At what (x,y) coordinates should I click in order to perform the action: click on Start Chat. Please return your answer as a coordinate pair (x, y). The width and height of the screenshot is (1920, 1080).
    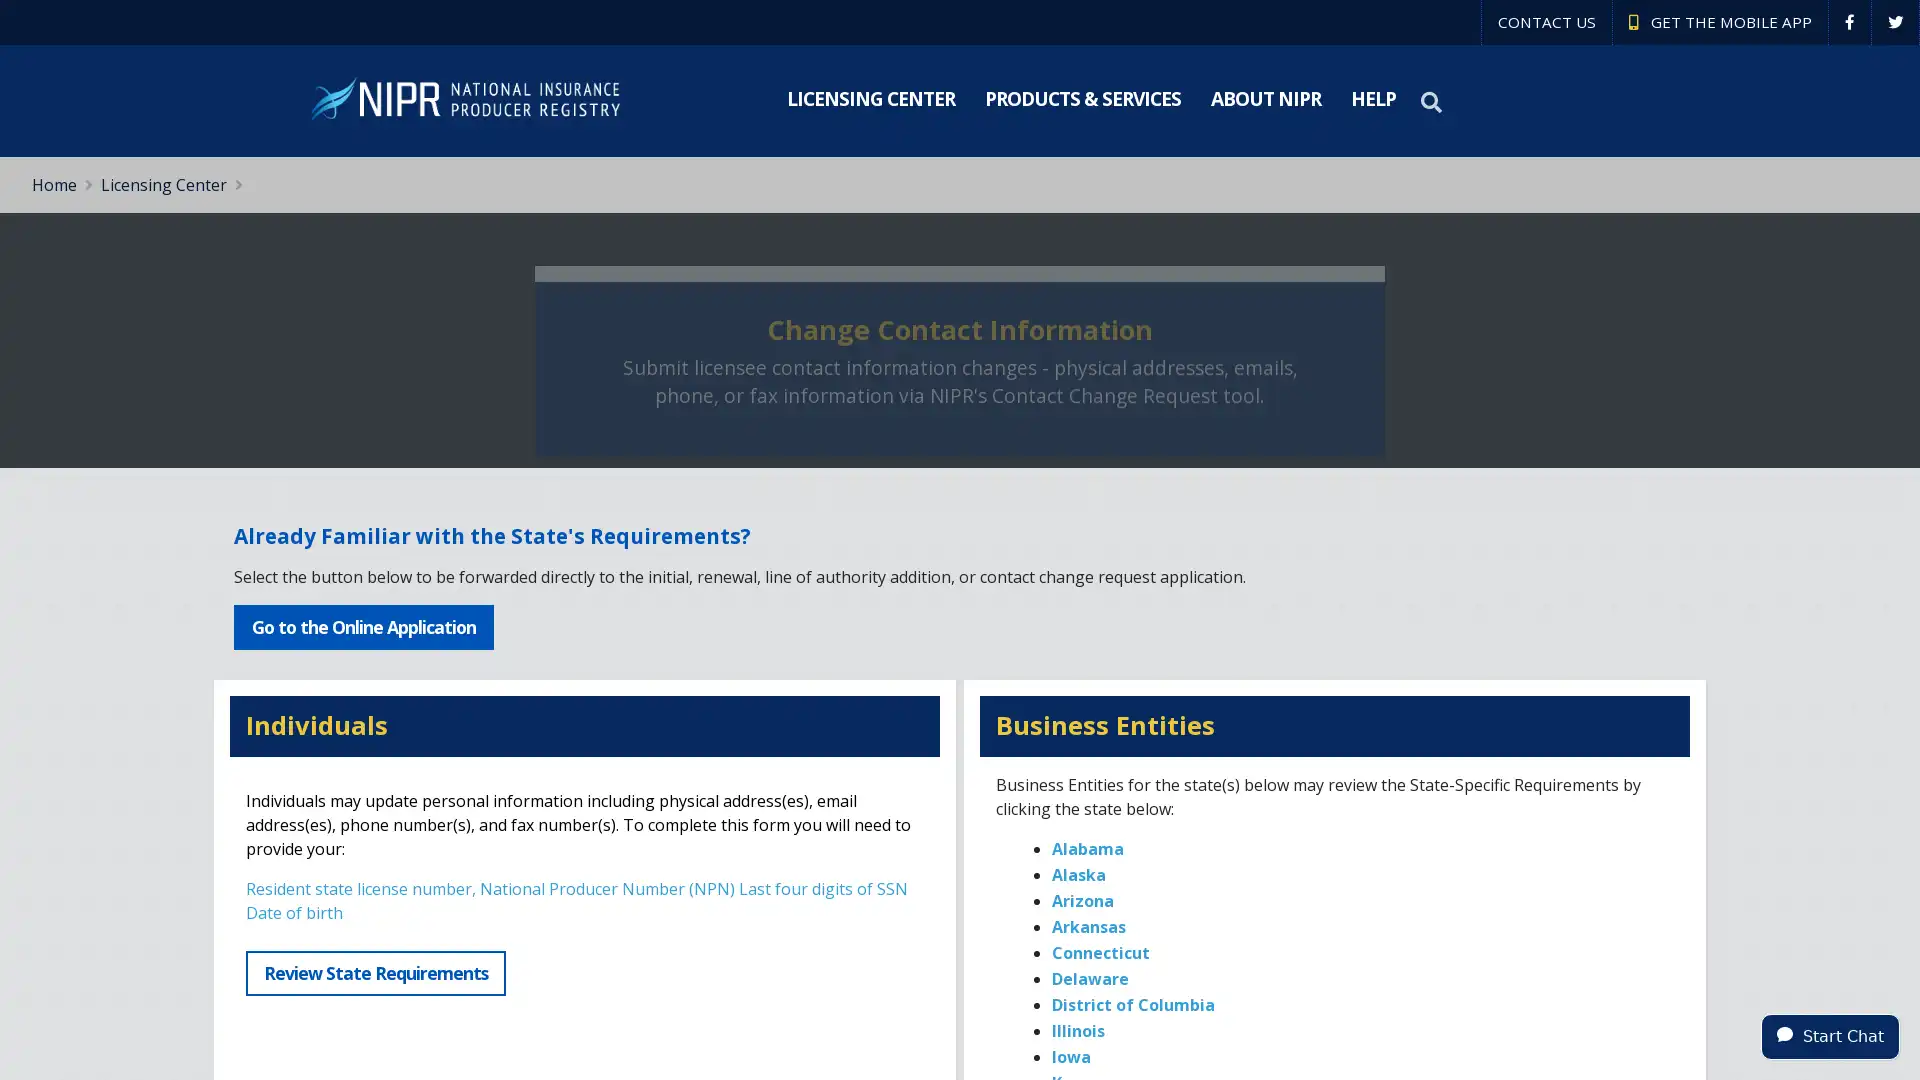
    Looking at the image, I should click on (1830, 1035).